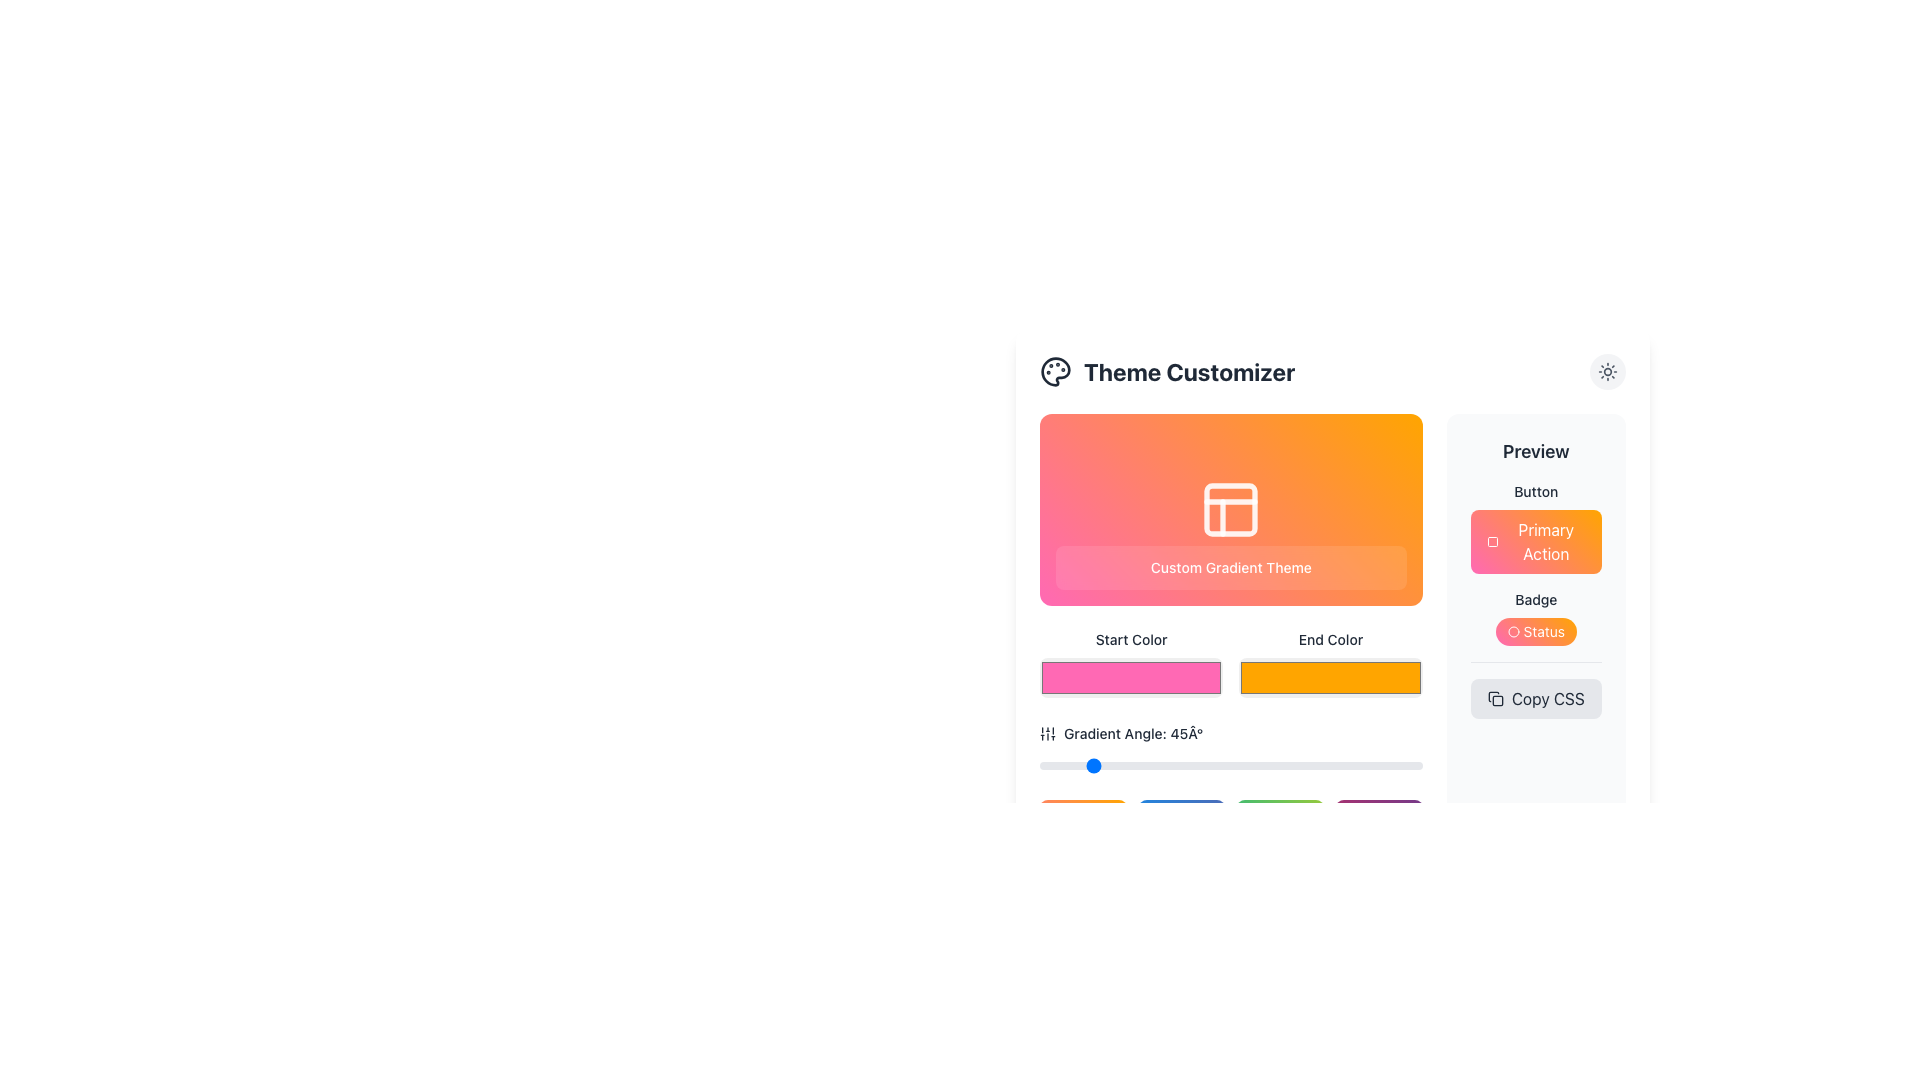  What do you see at coordinates (1055, 371) in the screenshot?
I see `the palette icon located to the left of the 'Theme Customizer' text in the header of the 'Theme Customizer' section` at bounding box center [1055, 371].